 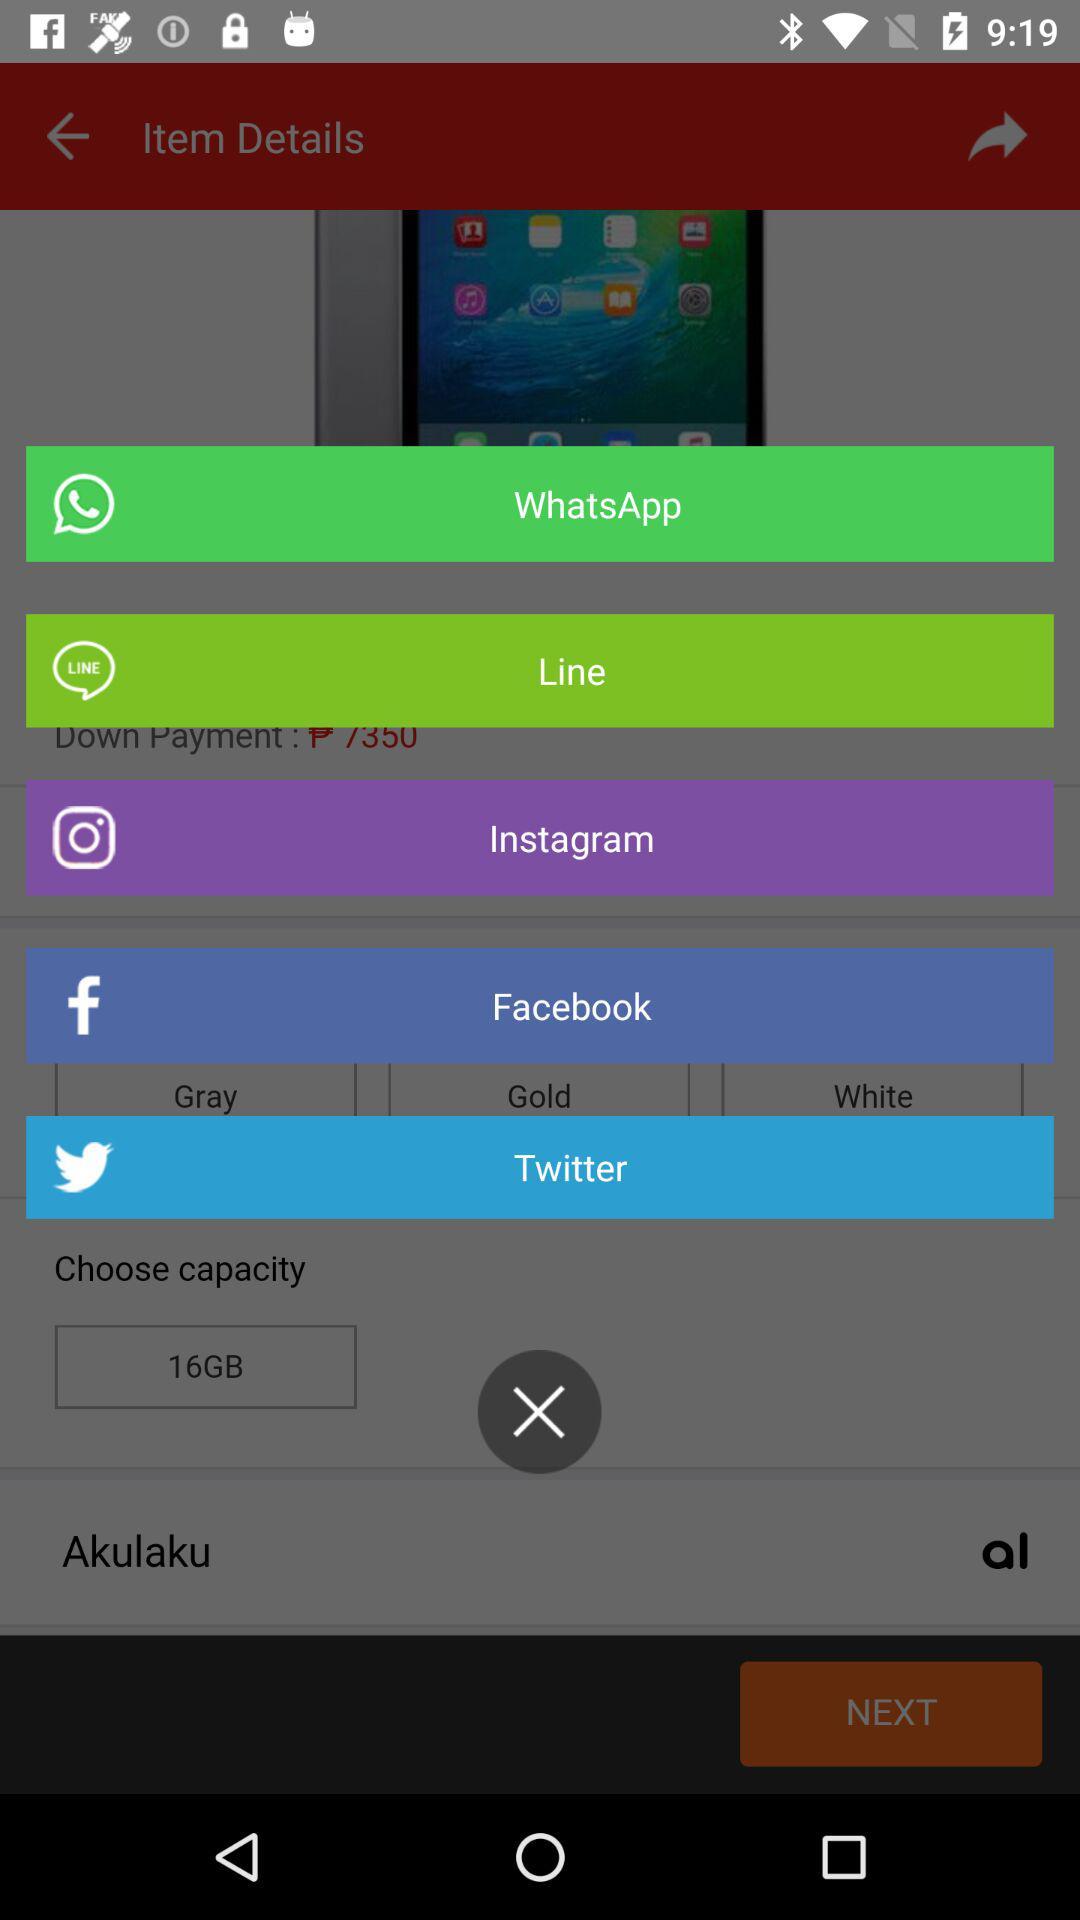 What do you see at coordinates (540, 1005) in the screenshot?
I see `the facebook` at bounding box center [540, 1005].